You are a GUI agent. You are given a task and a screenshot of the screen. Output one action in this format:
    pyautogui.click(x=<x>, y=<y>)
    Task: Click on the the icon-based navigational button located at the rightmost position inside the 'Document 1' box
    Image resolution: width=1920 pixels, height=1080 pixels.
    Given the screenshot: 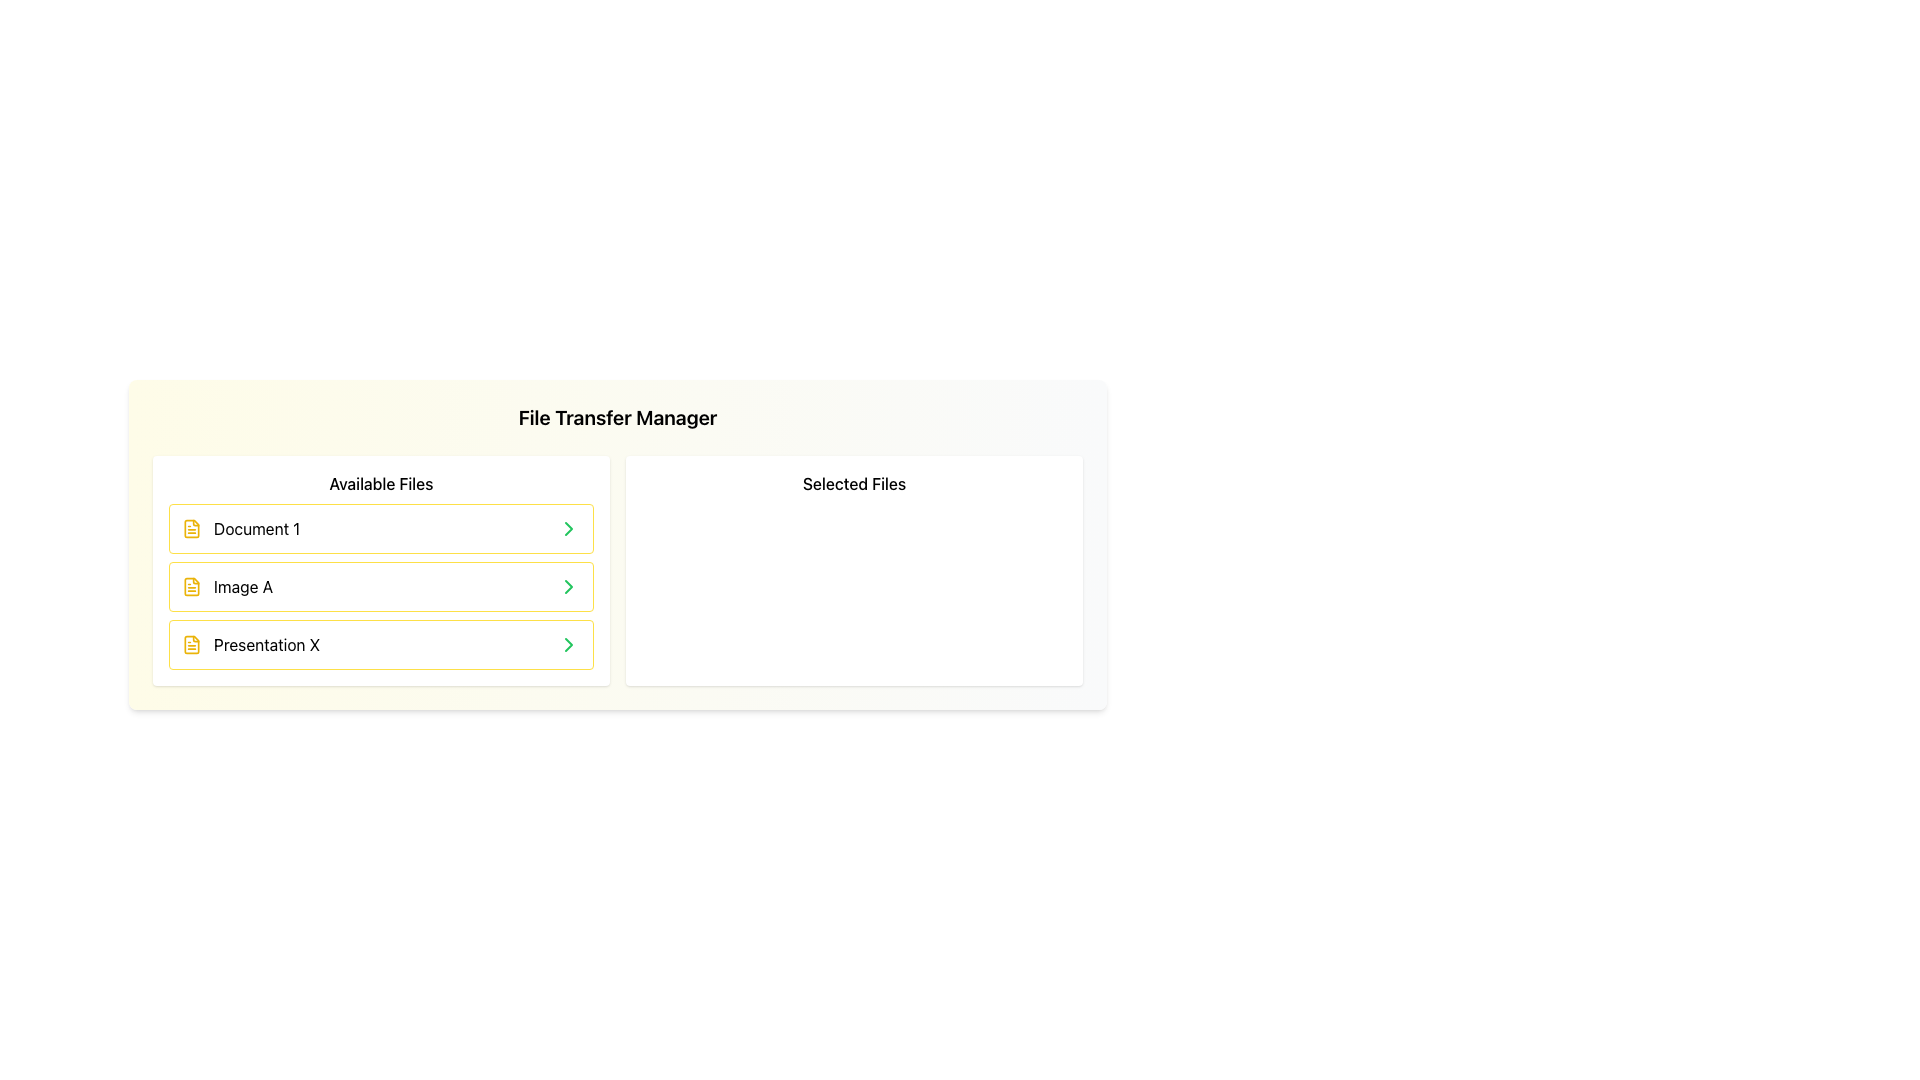 What is the action you would take?
    pyautogui.click(x=568, y=527)
    